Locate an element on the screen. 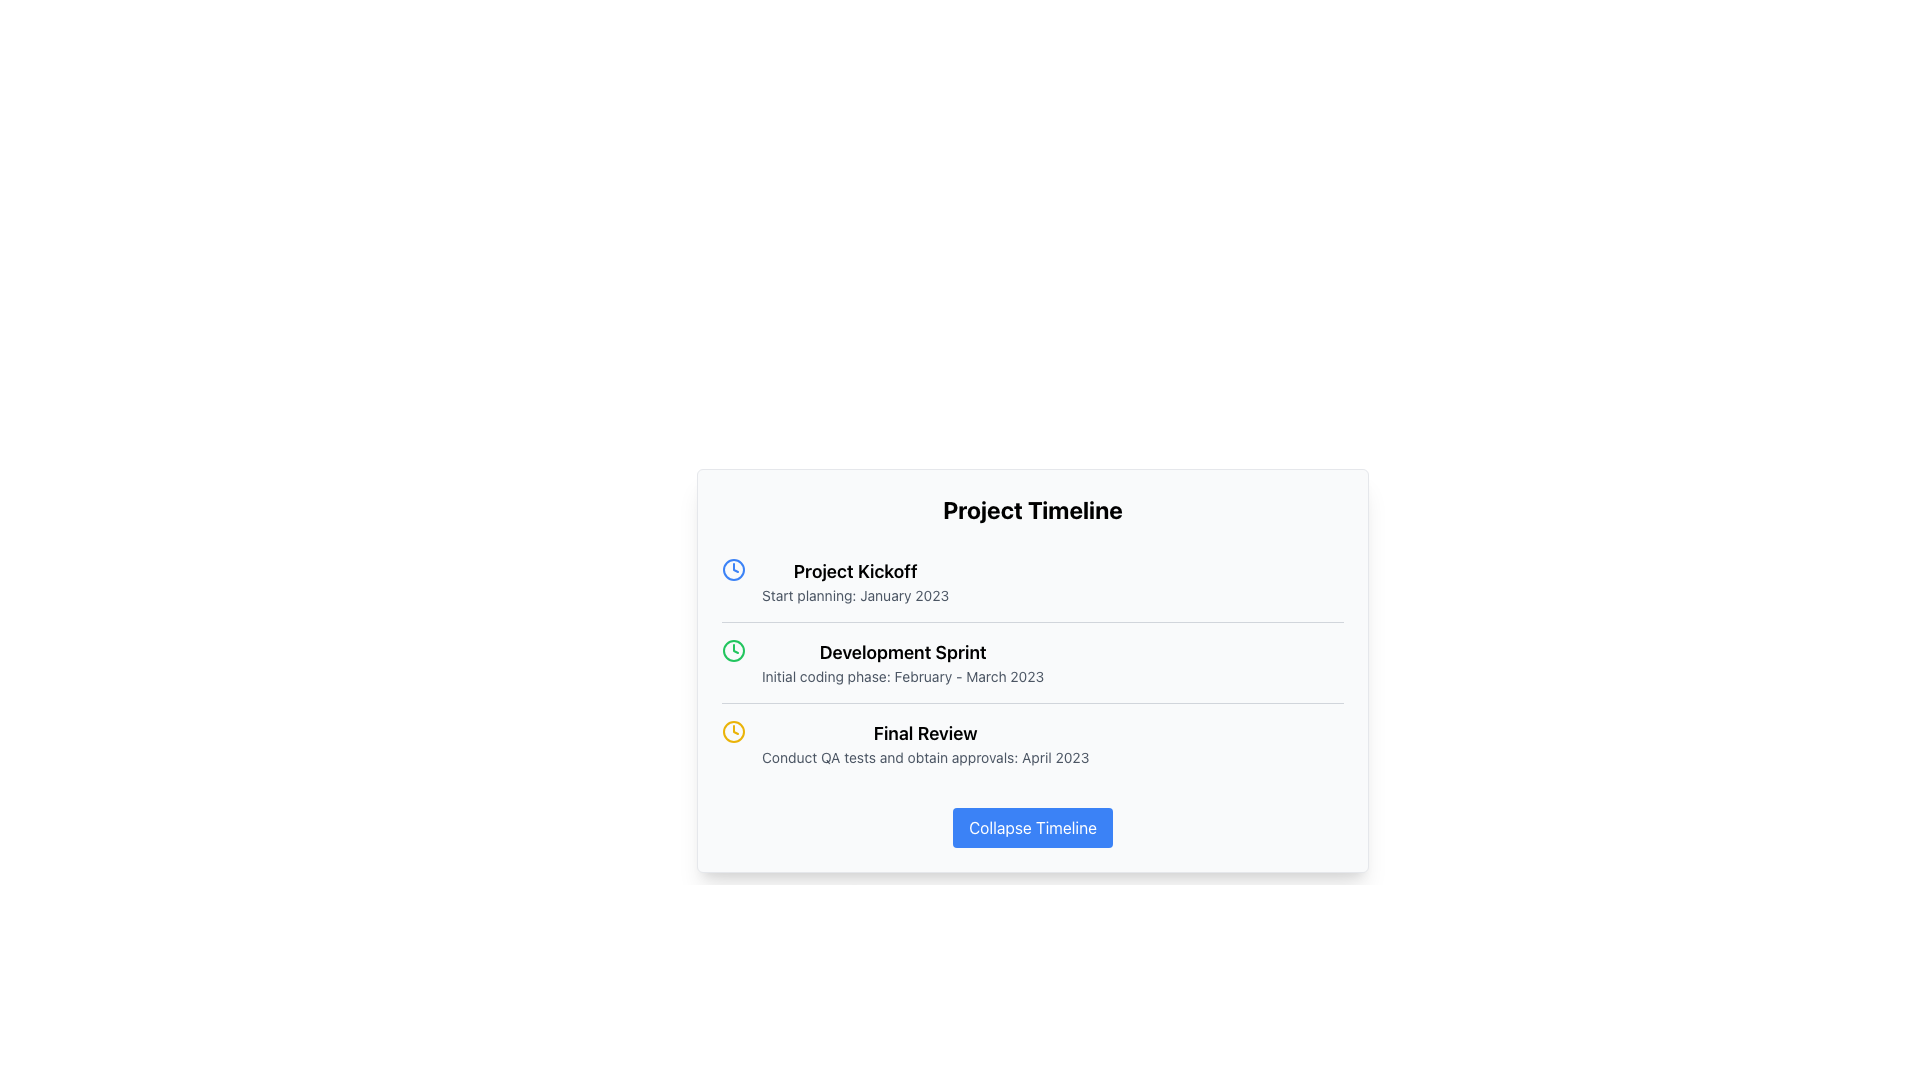 Image resolution: width=1920 pixels, height=1080 pixels. header text element indicating the phase name 'Development Sprint', which is centrally located in the project timeline above the description text and below 'Project Kickoff' is located at coordinates (902, 652).